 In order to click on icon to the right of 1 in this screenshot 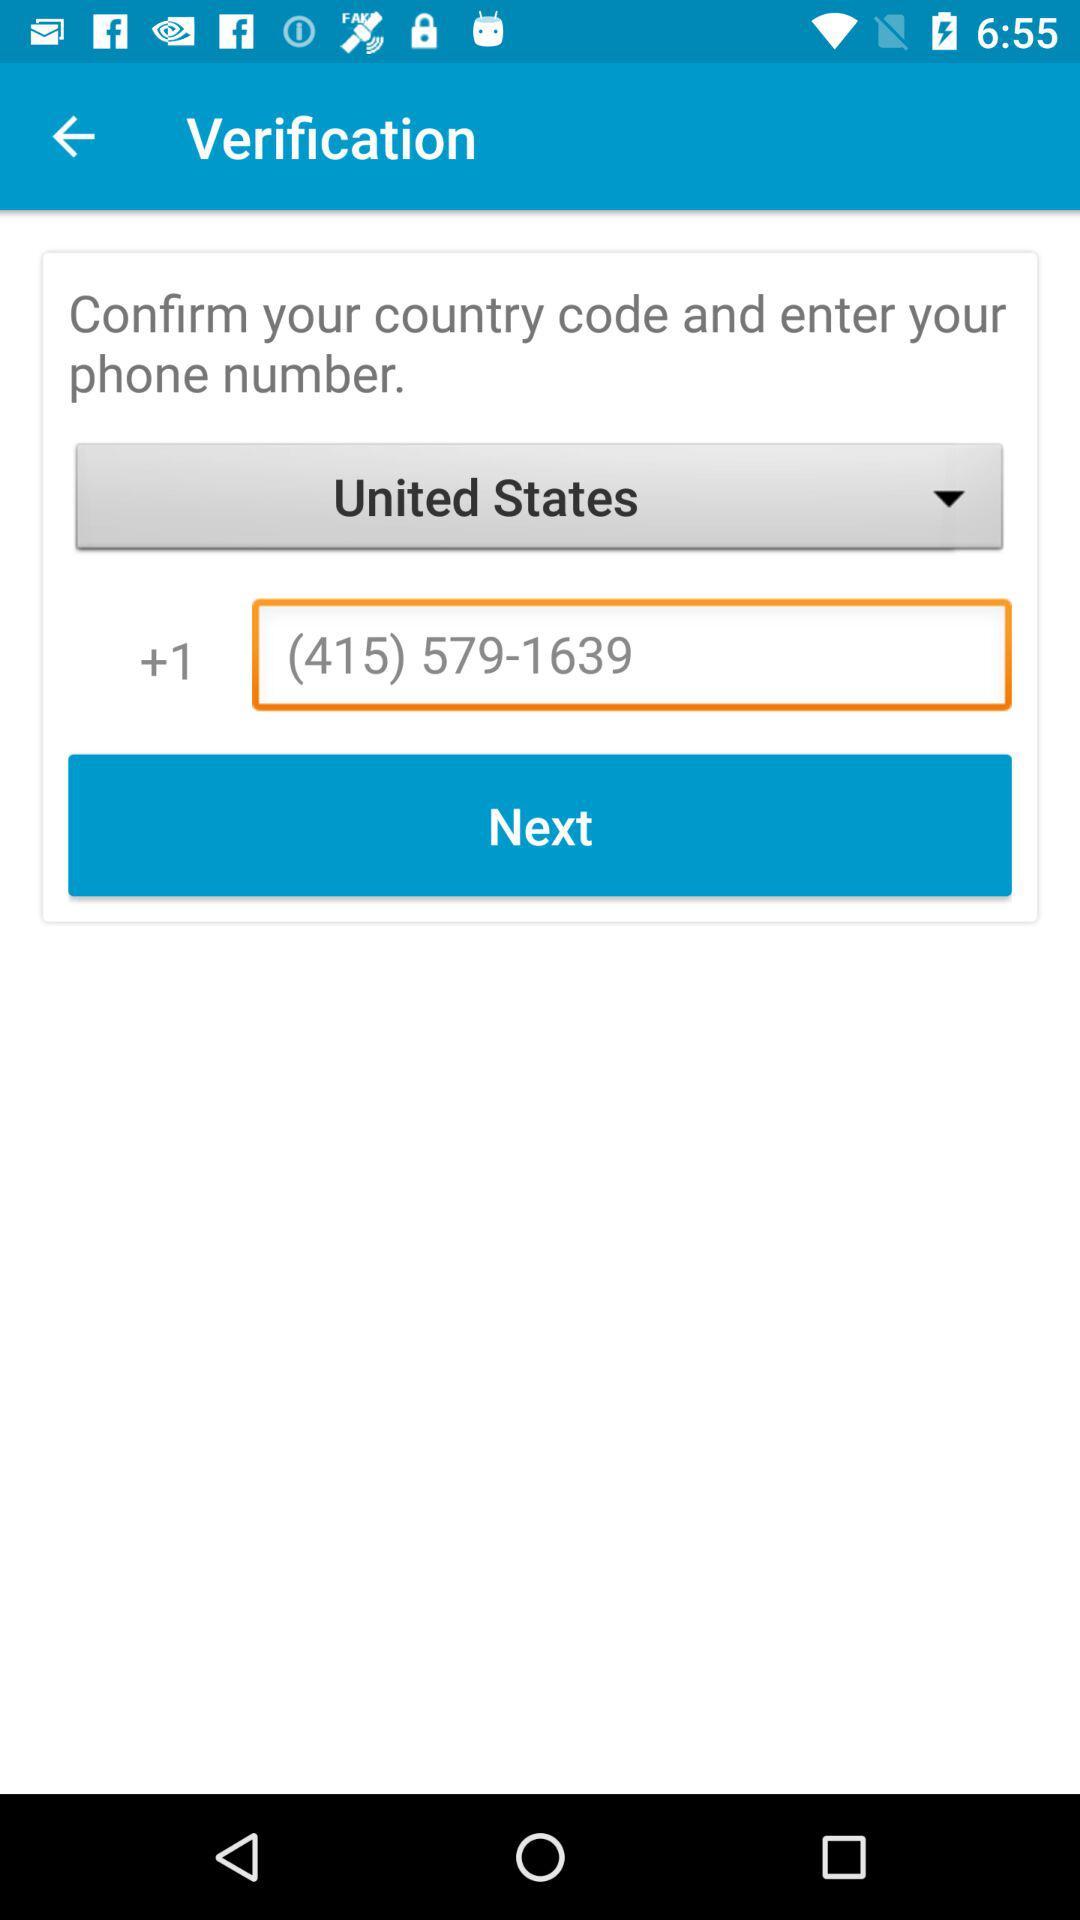, I will do `click(631, 660)`.